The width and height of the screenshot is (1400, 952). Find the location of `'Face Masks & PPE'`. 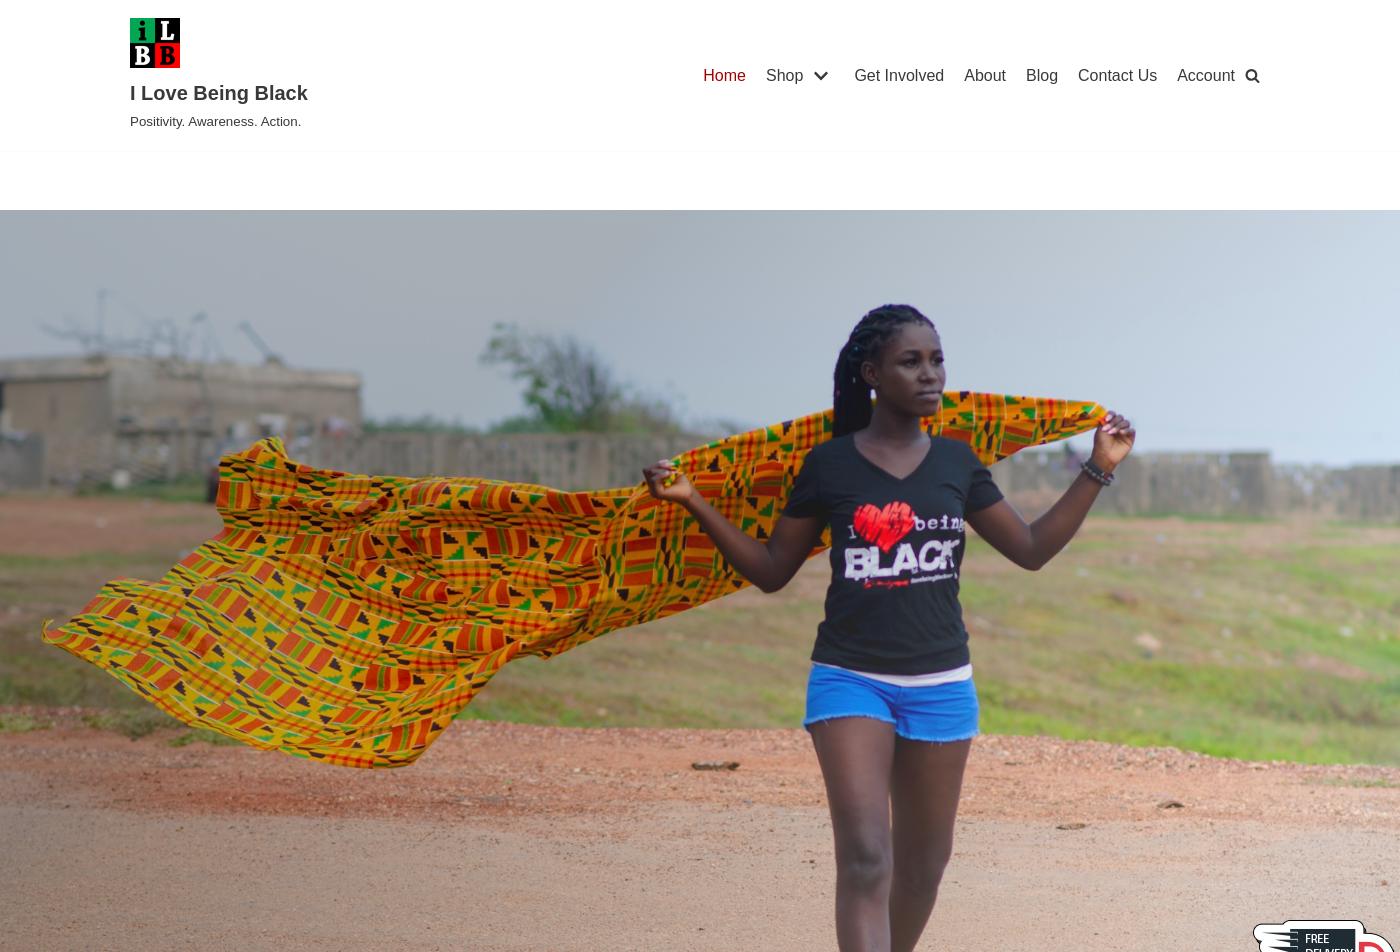

'Face Masks & PPE' is located at coordinates (740, 196).